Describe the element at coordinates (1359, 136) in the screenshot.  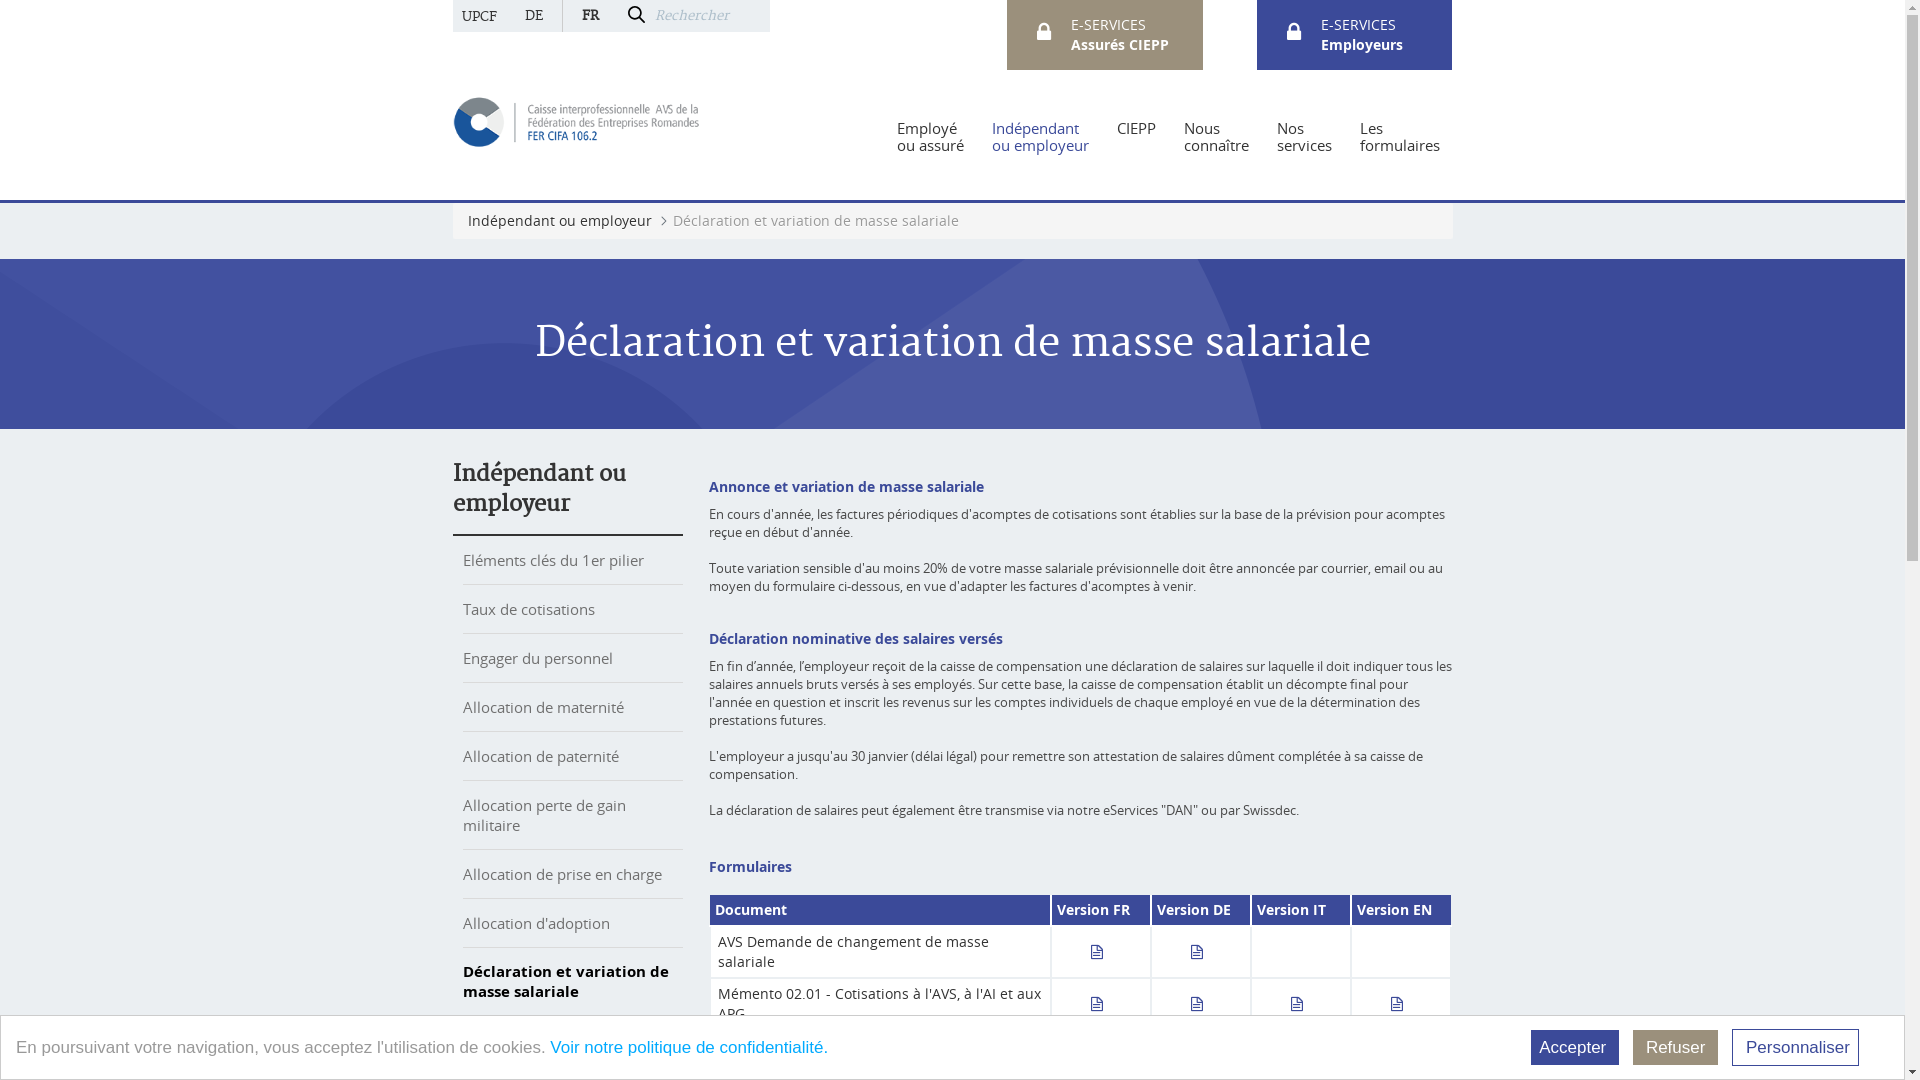
I see `'Les` at that location.